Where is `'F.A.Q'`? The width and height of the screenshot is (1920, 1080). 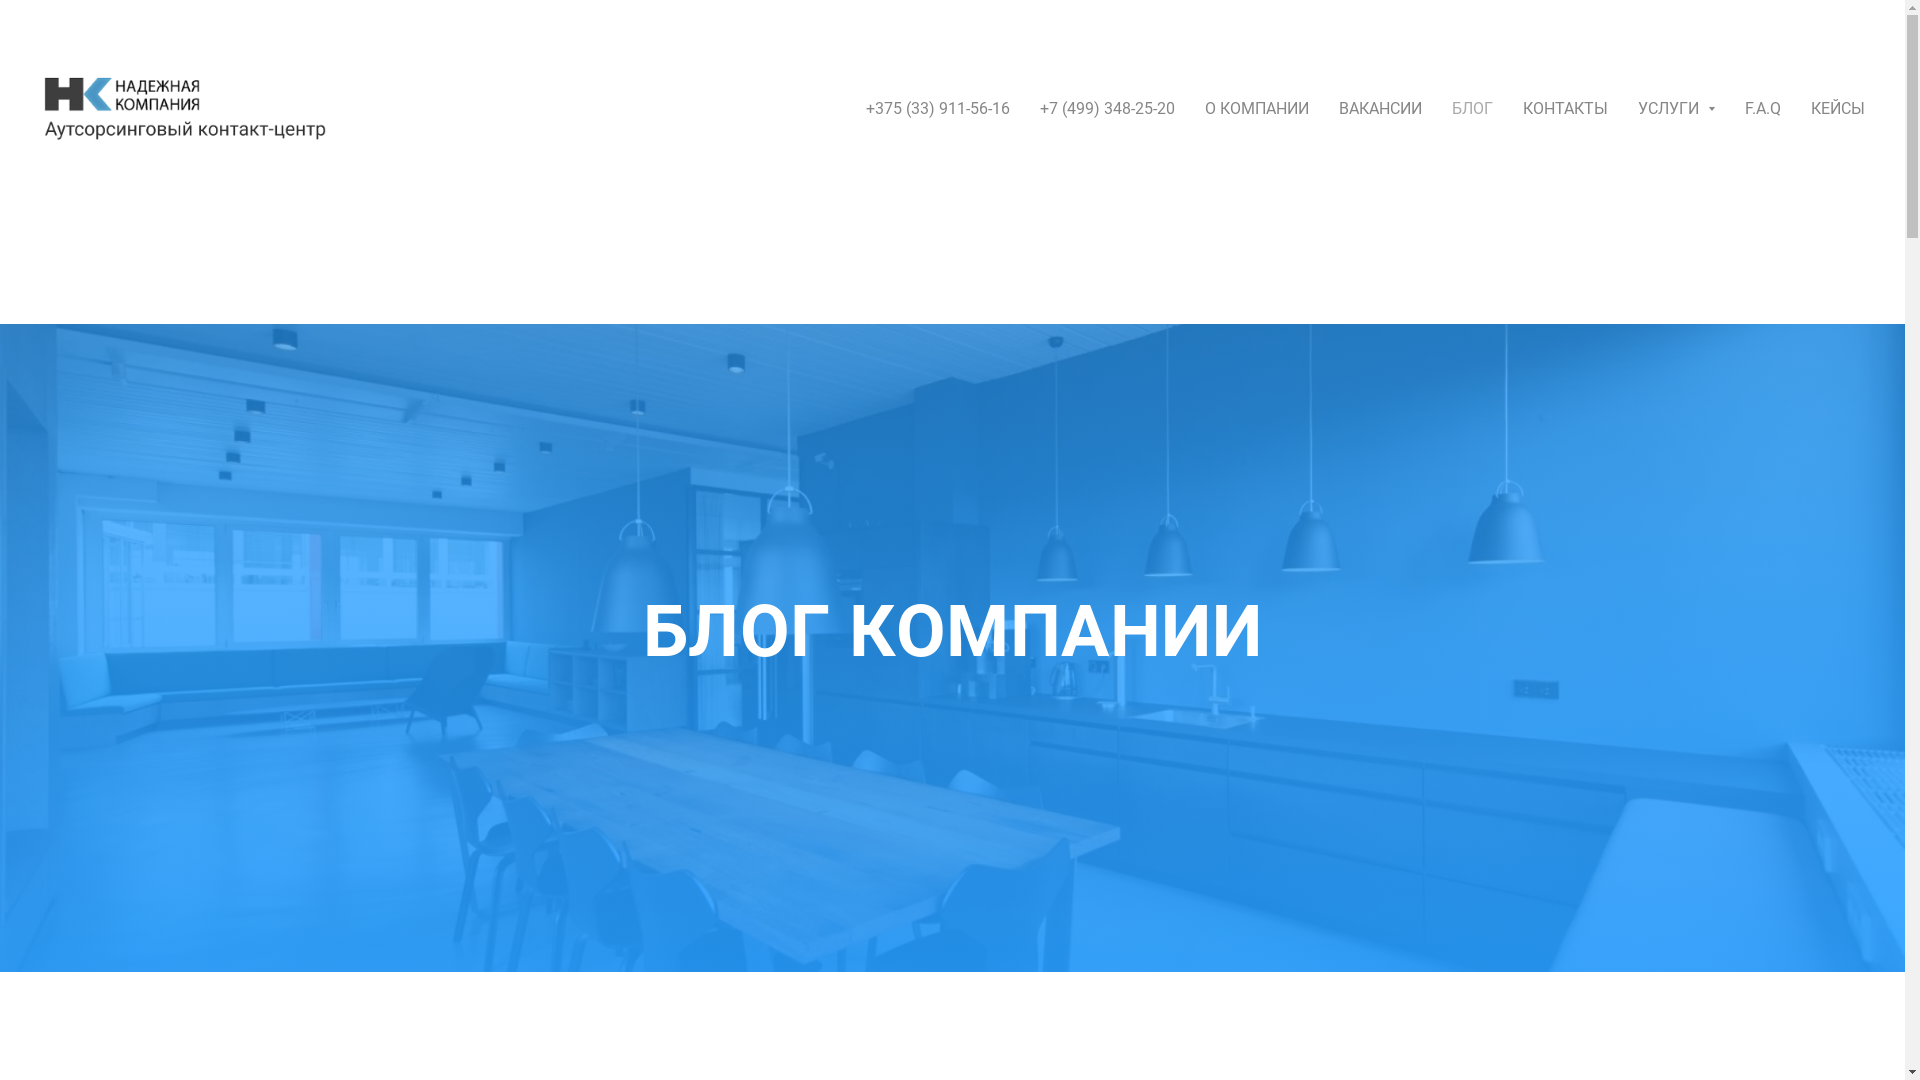
'F.A.Q' is located at coordinates (1762, 107).